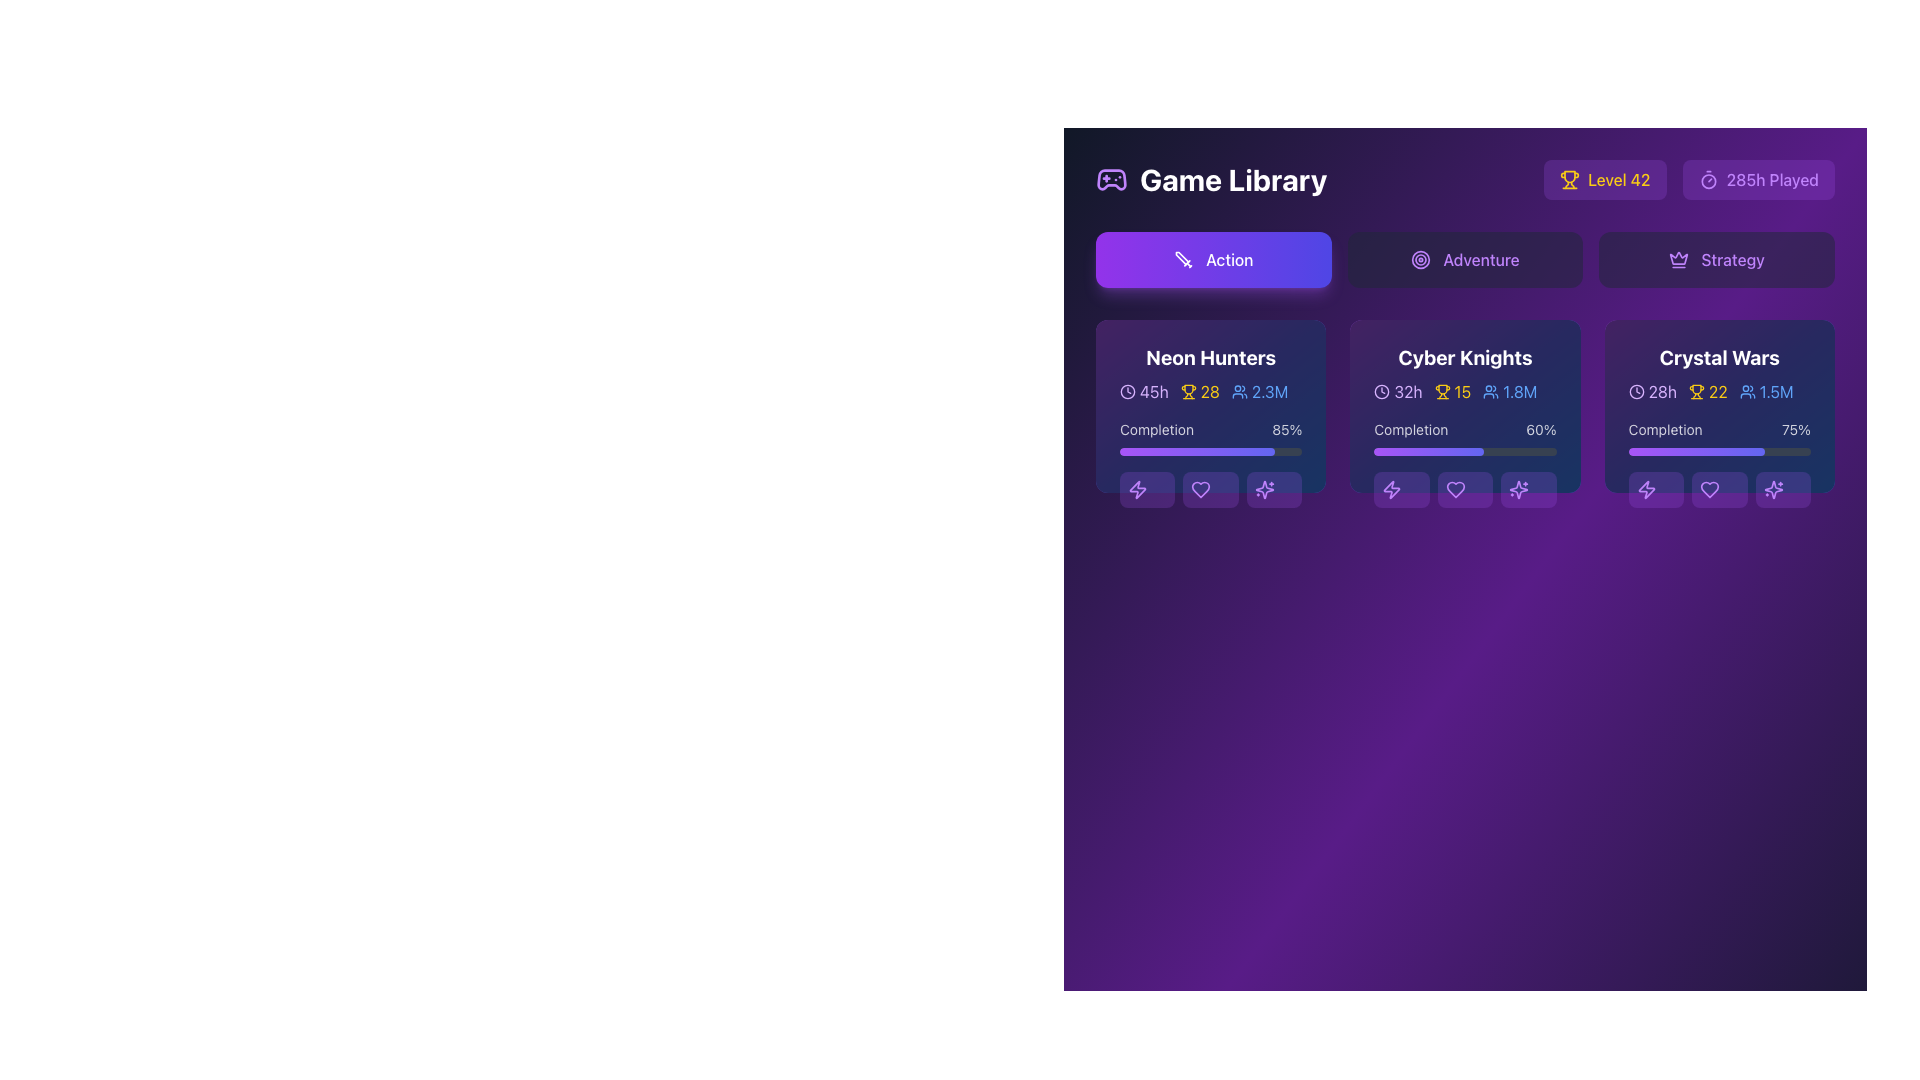  Describe the element at coordinates (1238, 392) in the screenshot. I see `the engagement icon for the game 'Neon Hunters', located to the right of the trophy icon and to the left of the '2.3M' text` at that location.